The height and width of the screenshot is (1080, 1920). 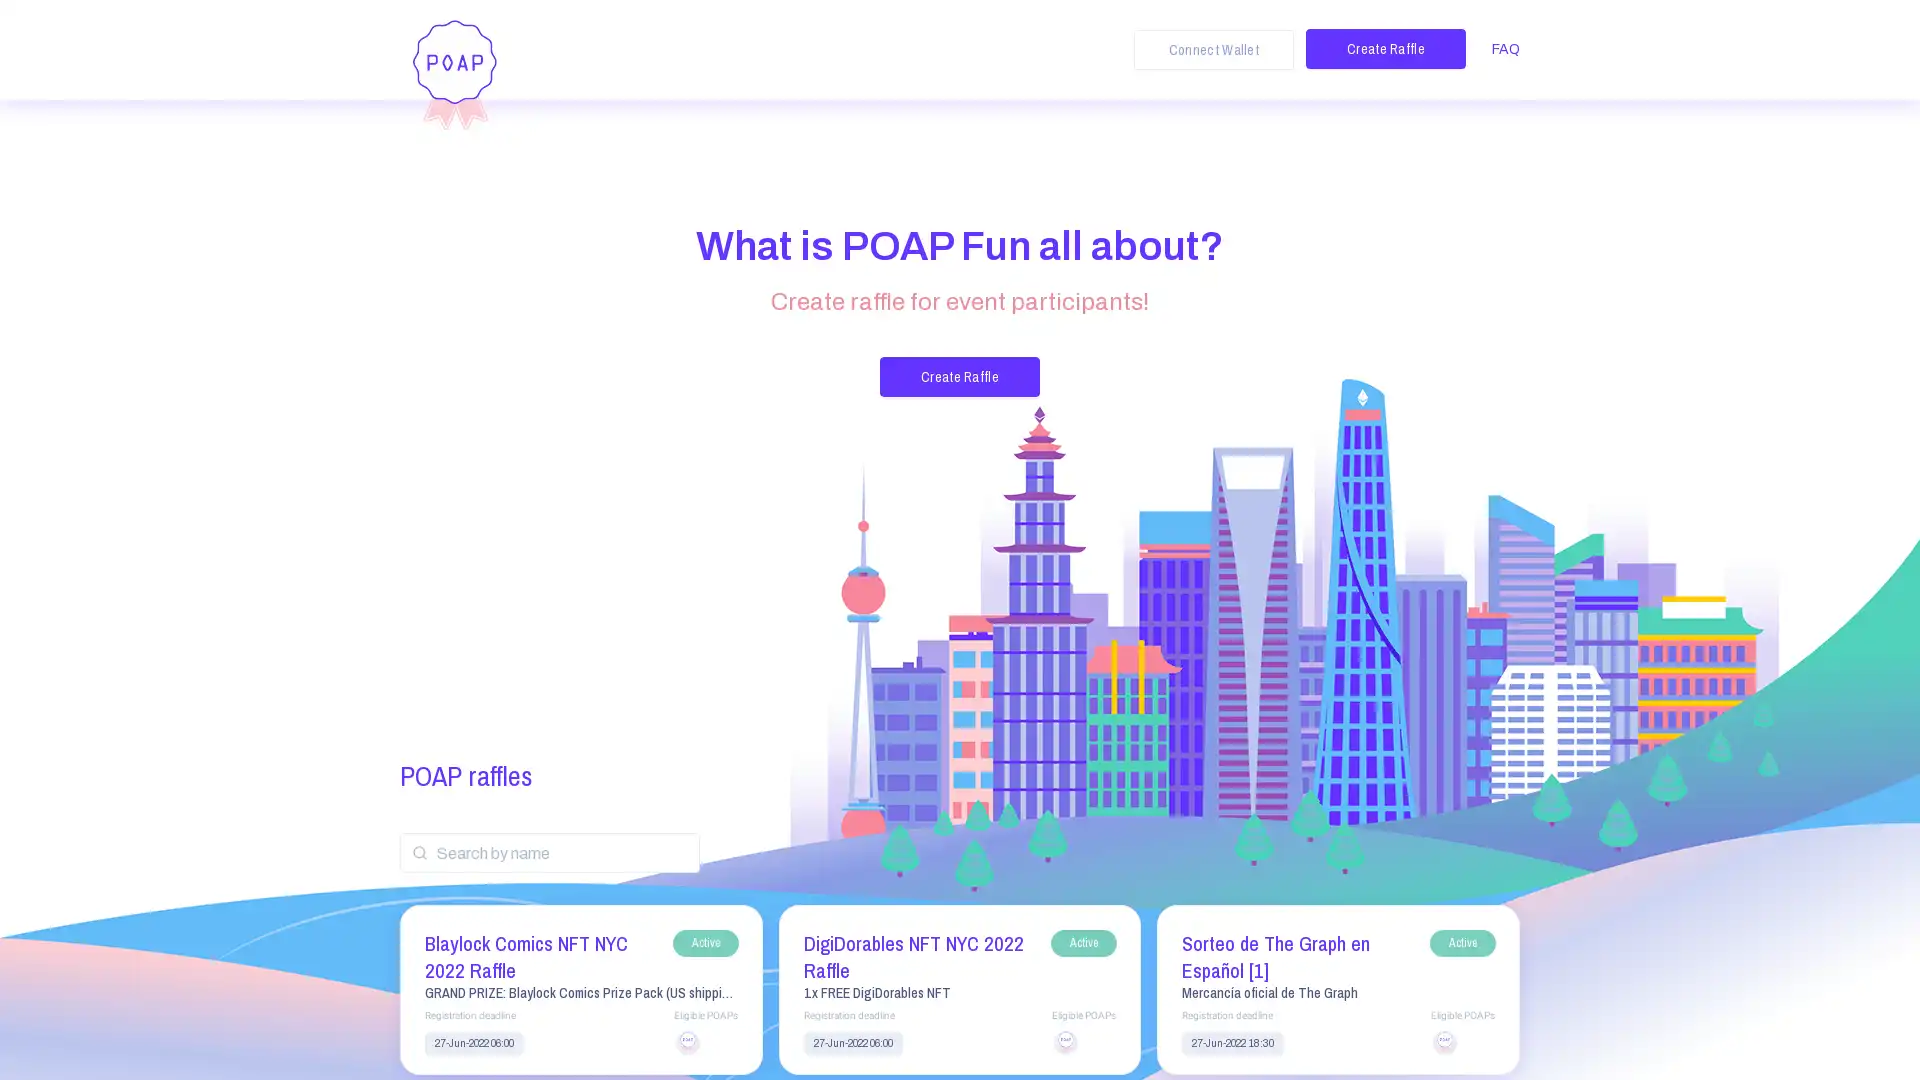 I want to click on Connect Wallet, so click(x=1213, y=49).